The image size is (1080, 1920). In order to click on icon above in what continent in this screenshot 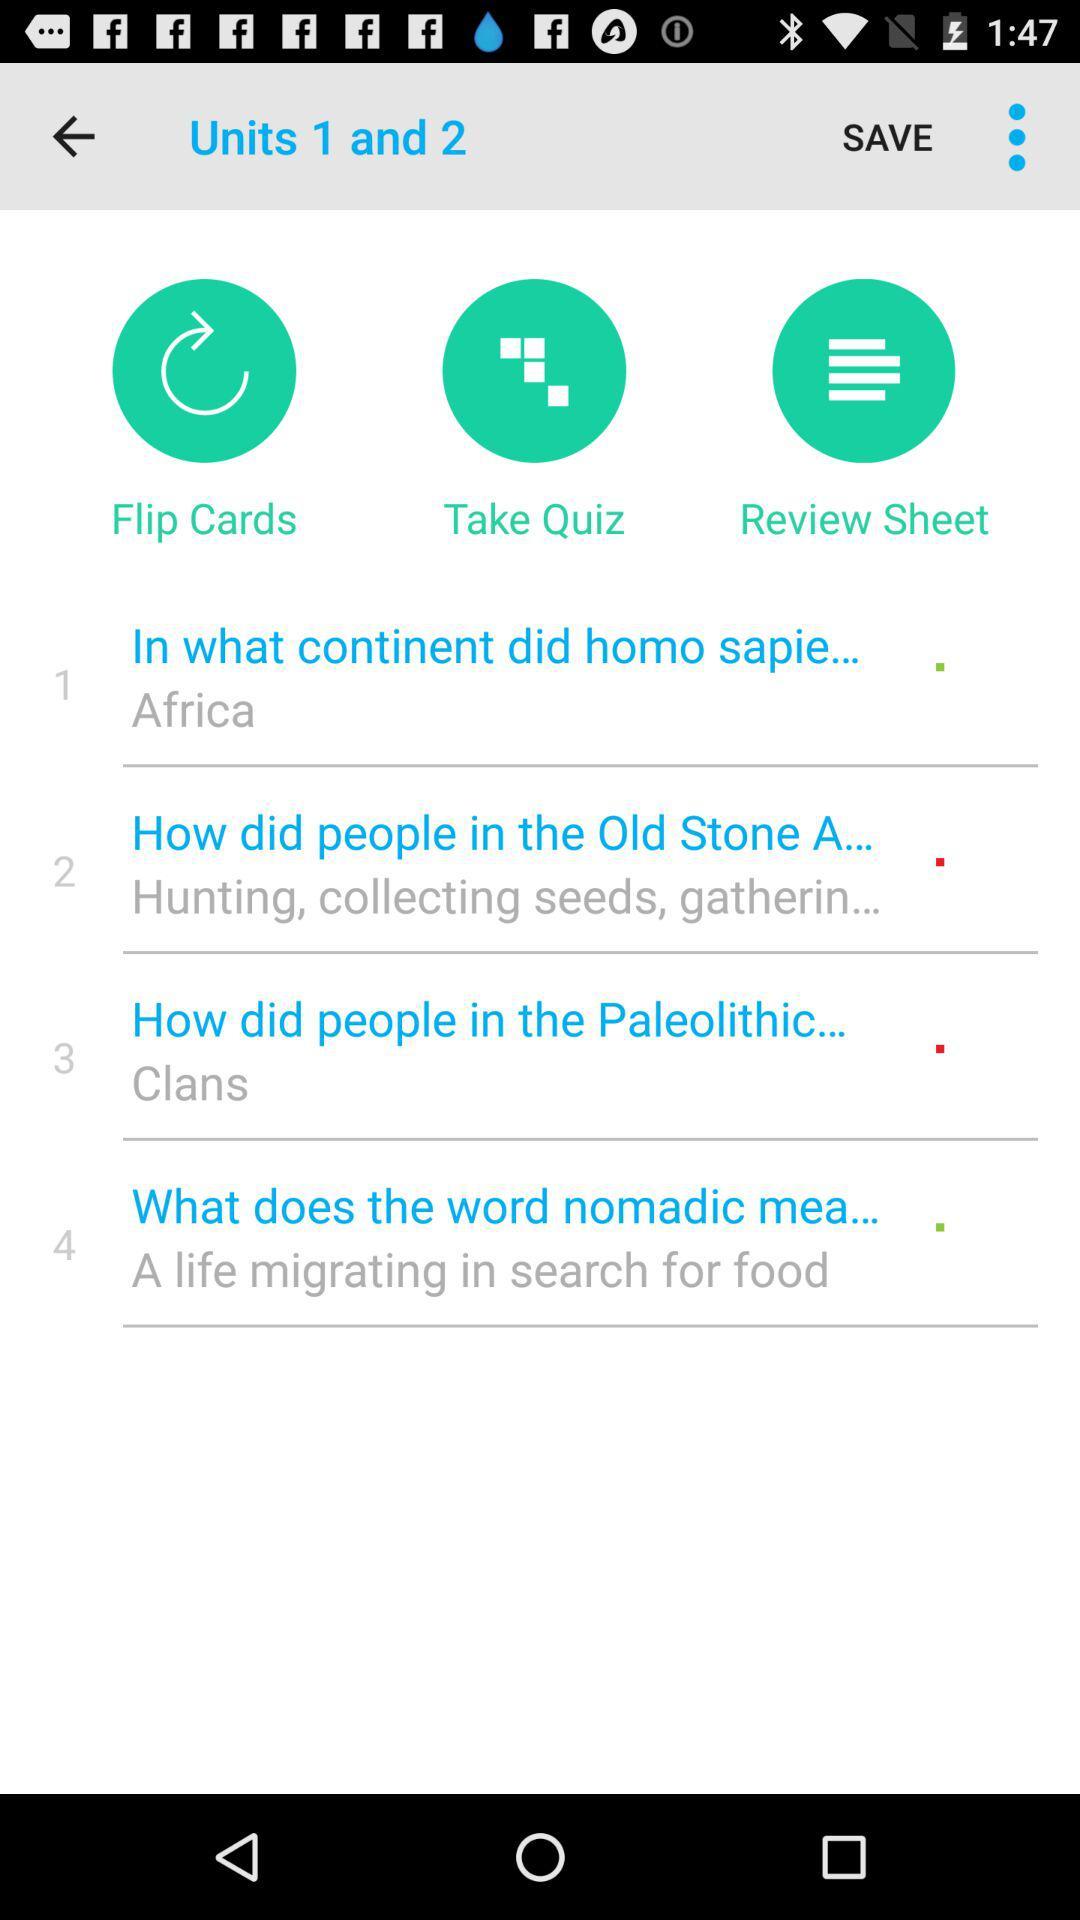, I will do `click(533, 517)`.